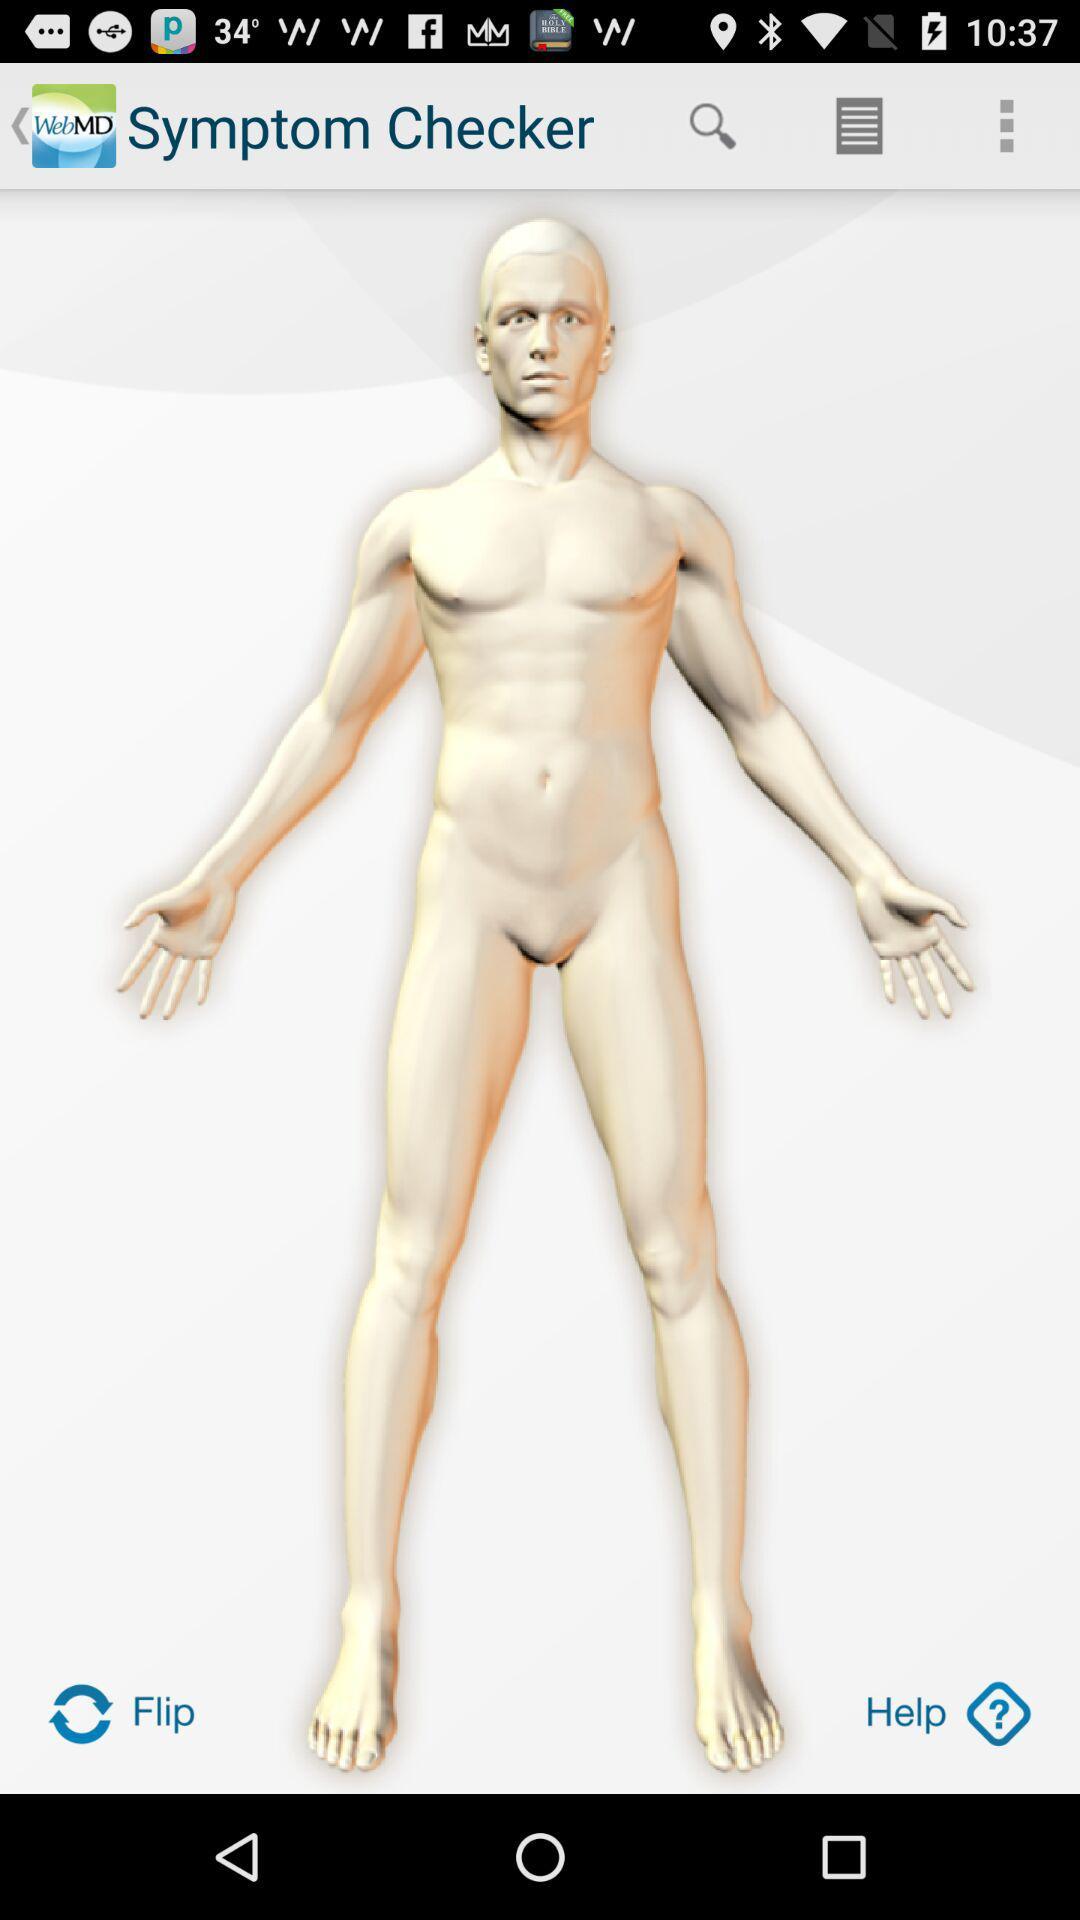  I want to click on open help page, so click(947, 1712).